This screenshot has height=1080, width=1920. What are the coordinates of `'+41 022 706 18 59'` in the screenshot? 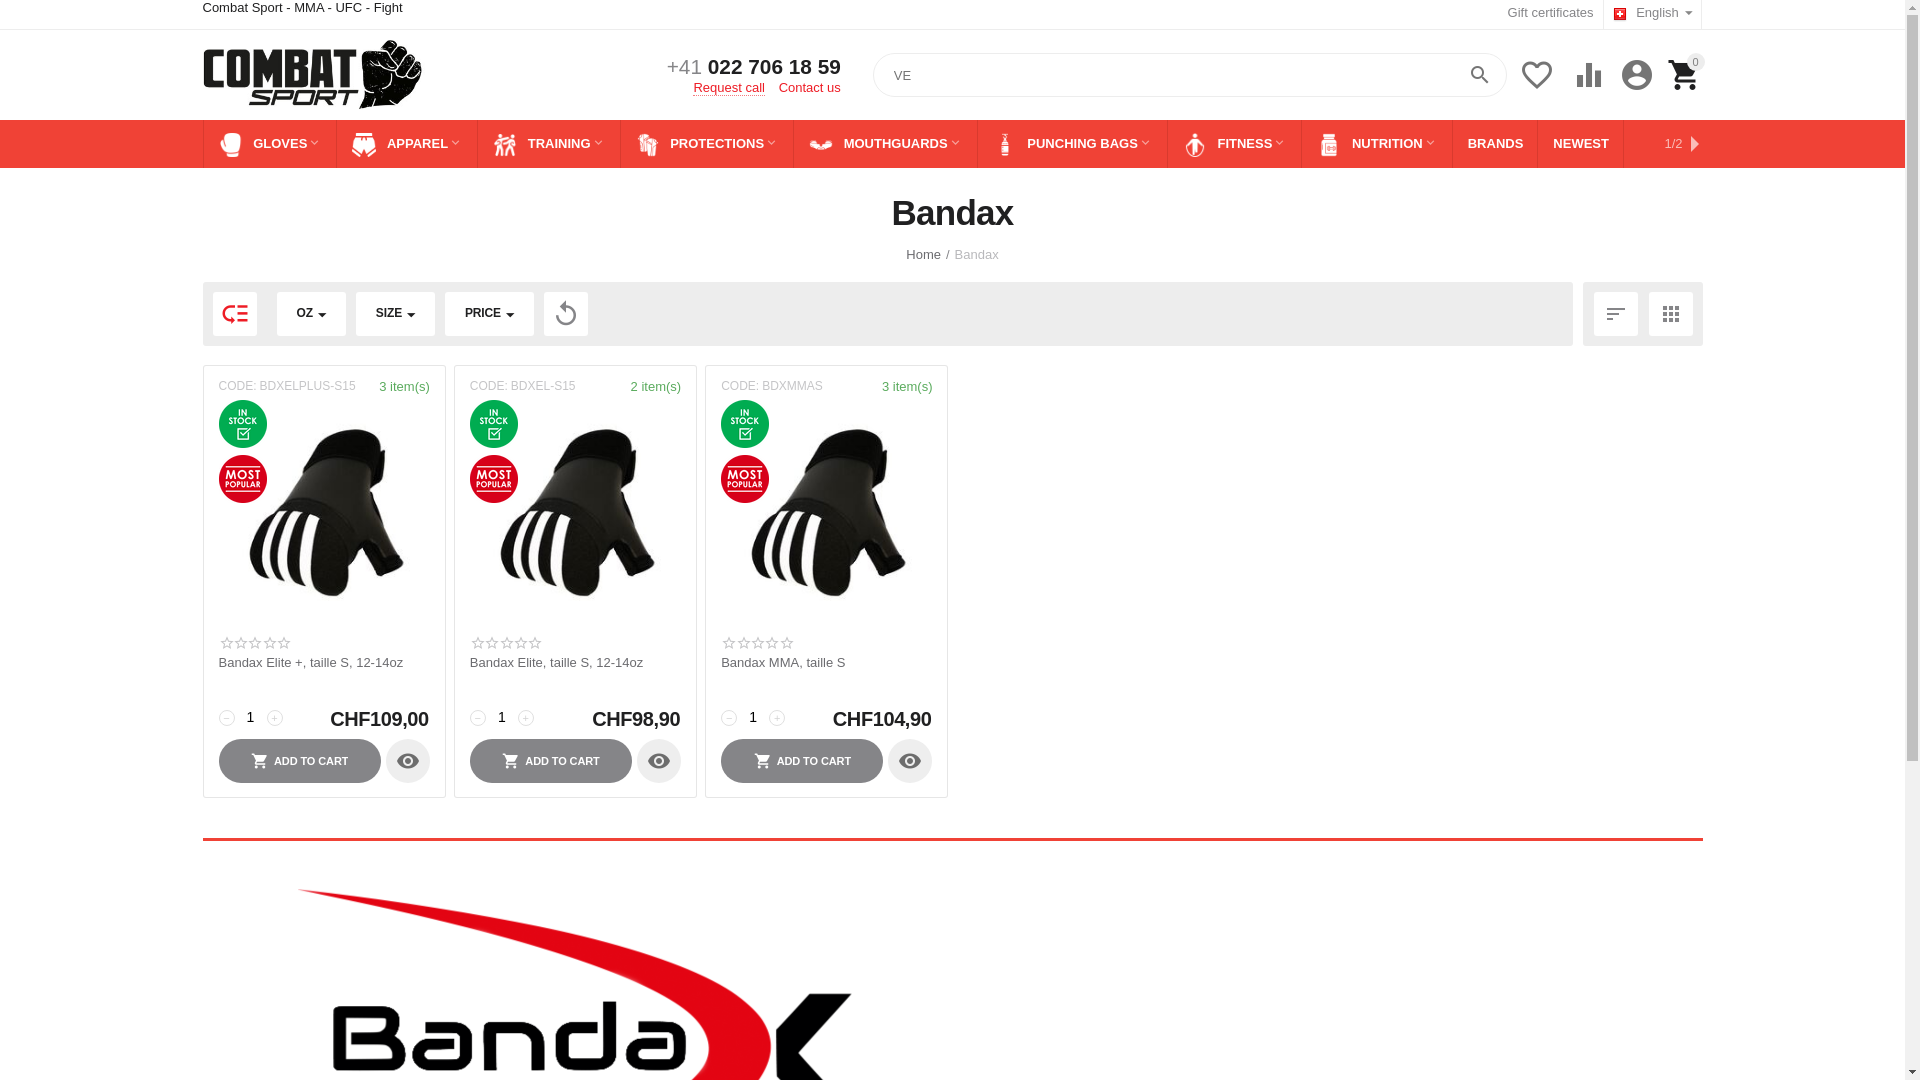 It's located at (667, 66).